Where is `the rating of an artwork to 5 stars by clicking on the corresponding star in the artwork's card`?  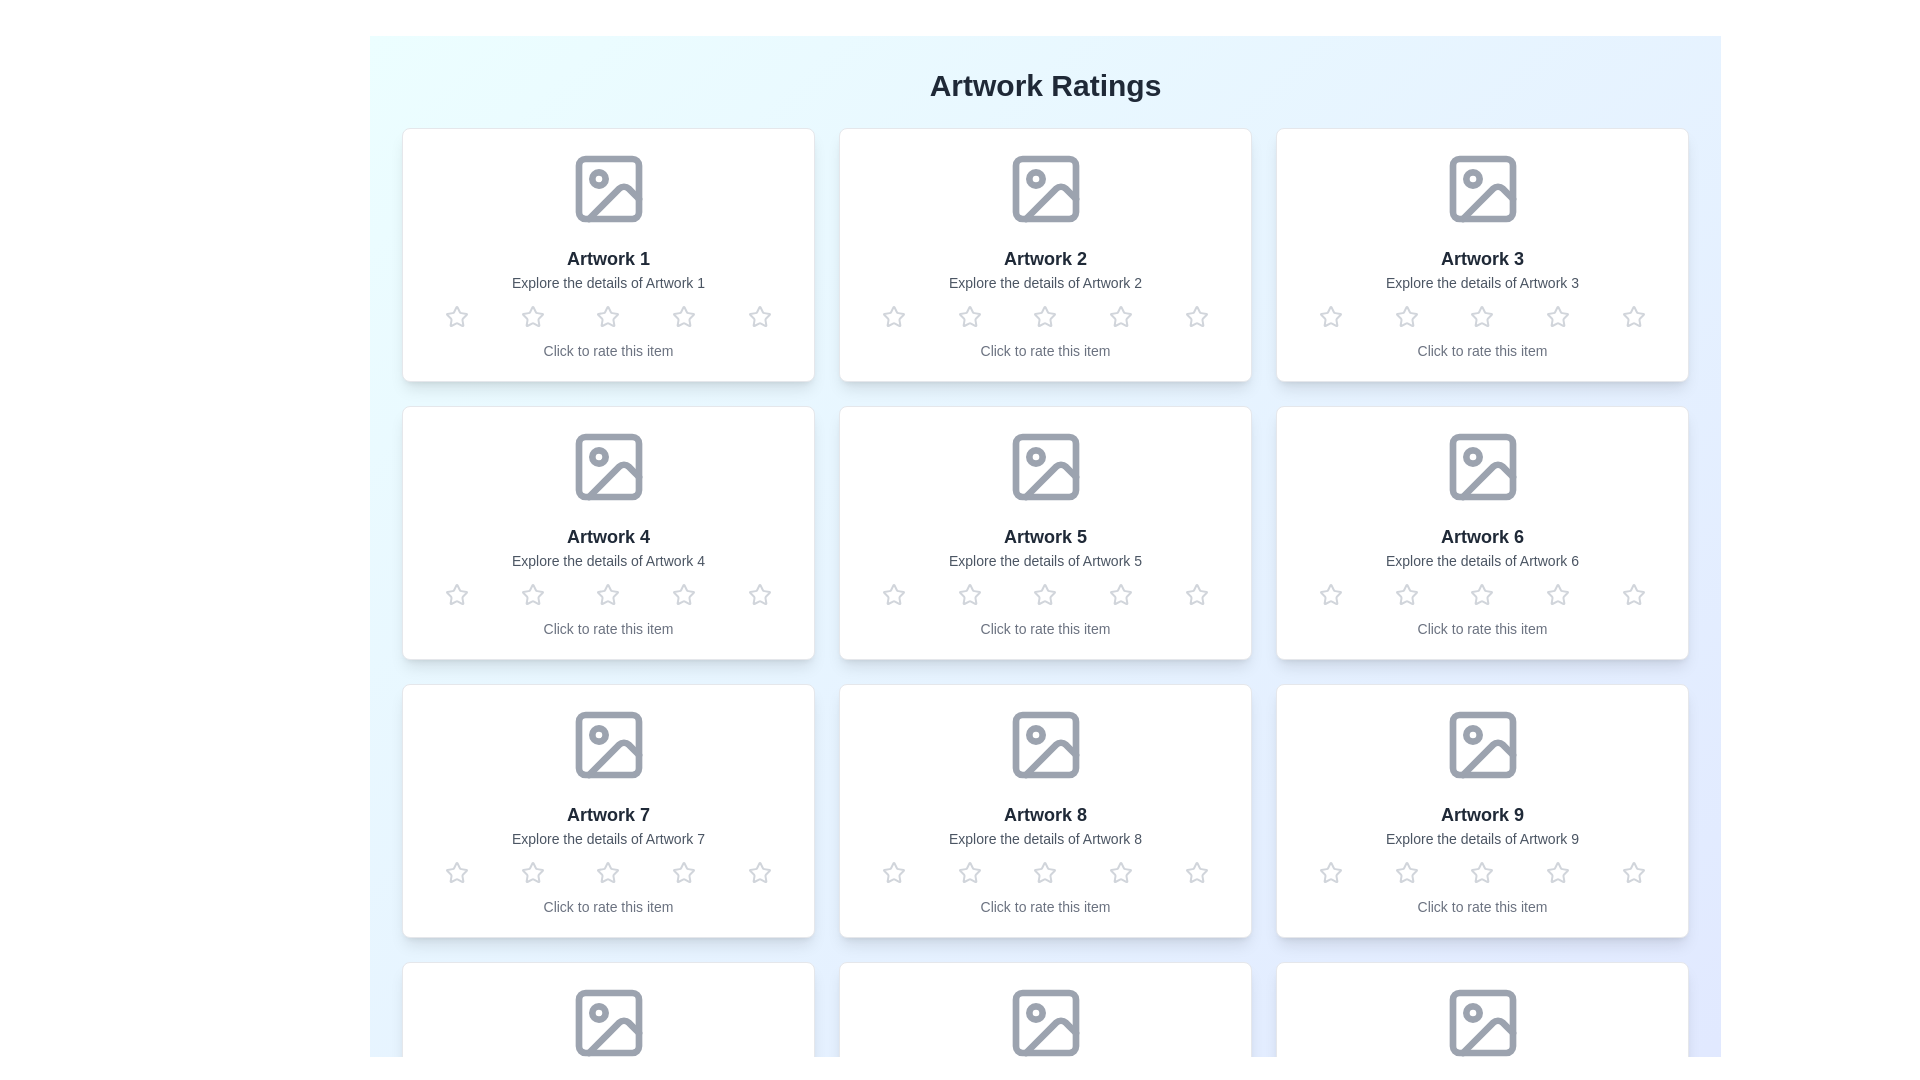 the rating of an artwork to 5 stars by clicking on the corresponding star in the artwork's card is located at coordinates (759, 315).